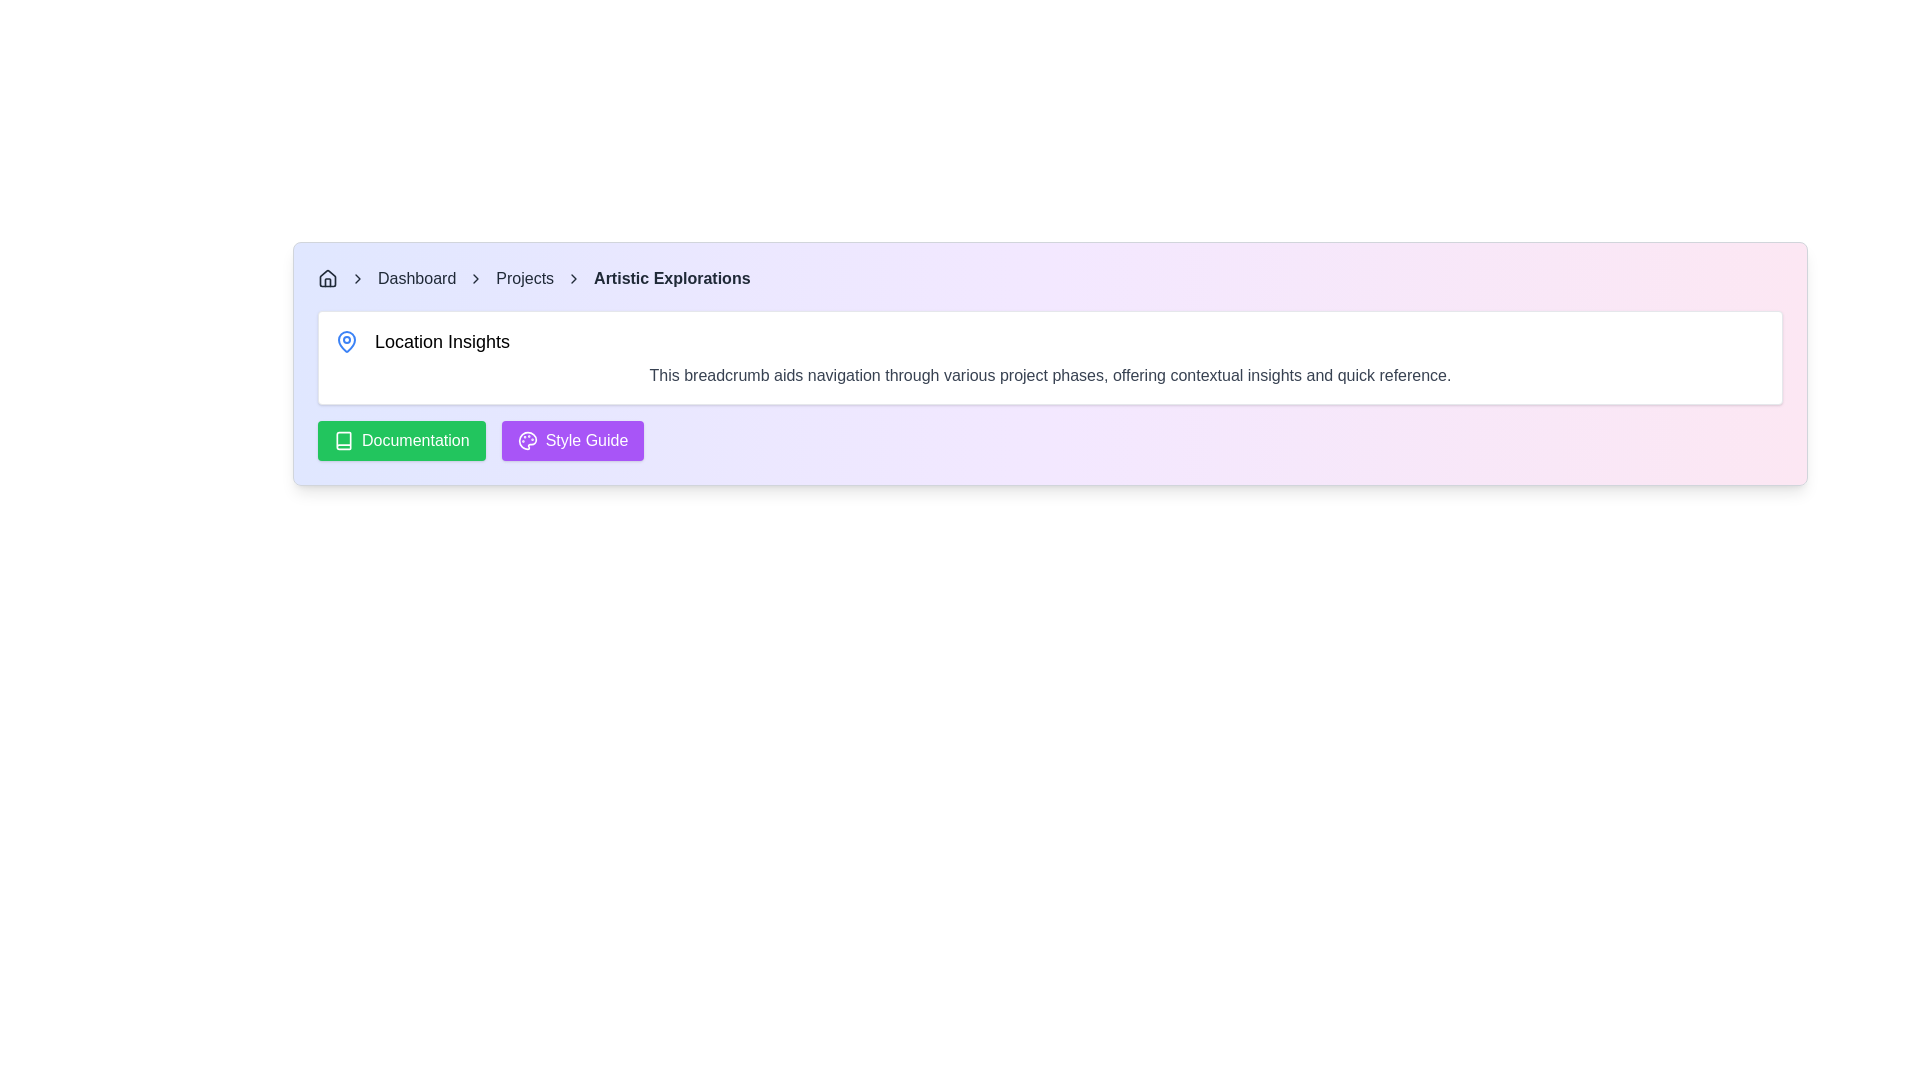 The height and width of the screenshot is (1080, 1920). What do you see at coordinates (527, 439) in the screenshot?
I see `the decorative 'Style Guide' icon located on the left side of the 'Style Guide' button in the navigation bar at the bottom of the section` at bounding box center [527, 439].